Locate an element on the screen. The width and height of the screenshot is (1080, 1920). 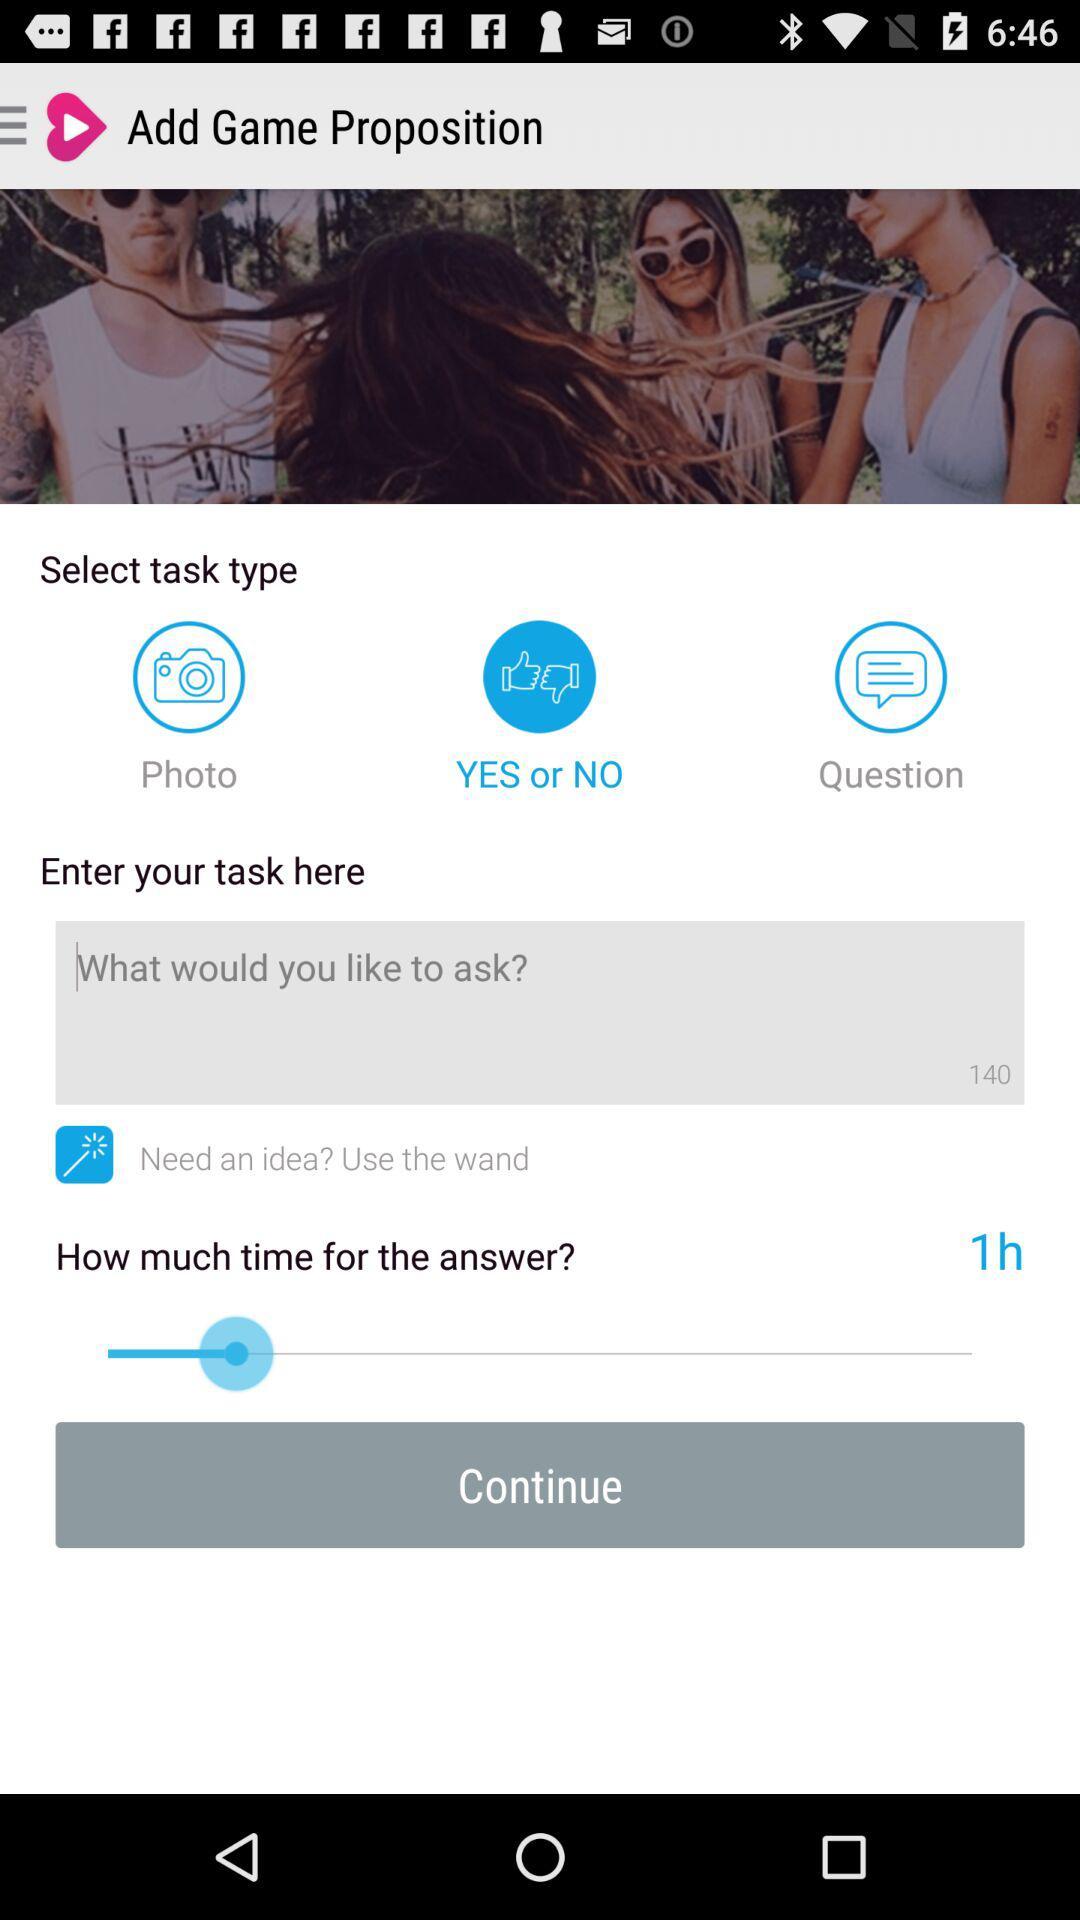
the photo icon is located at coordinates (189, 708).